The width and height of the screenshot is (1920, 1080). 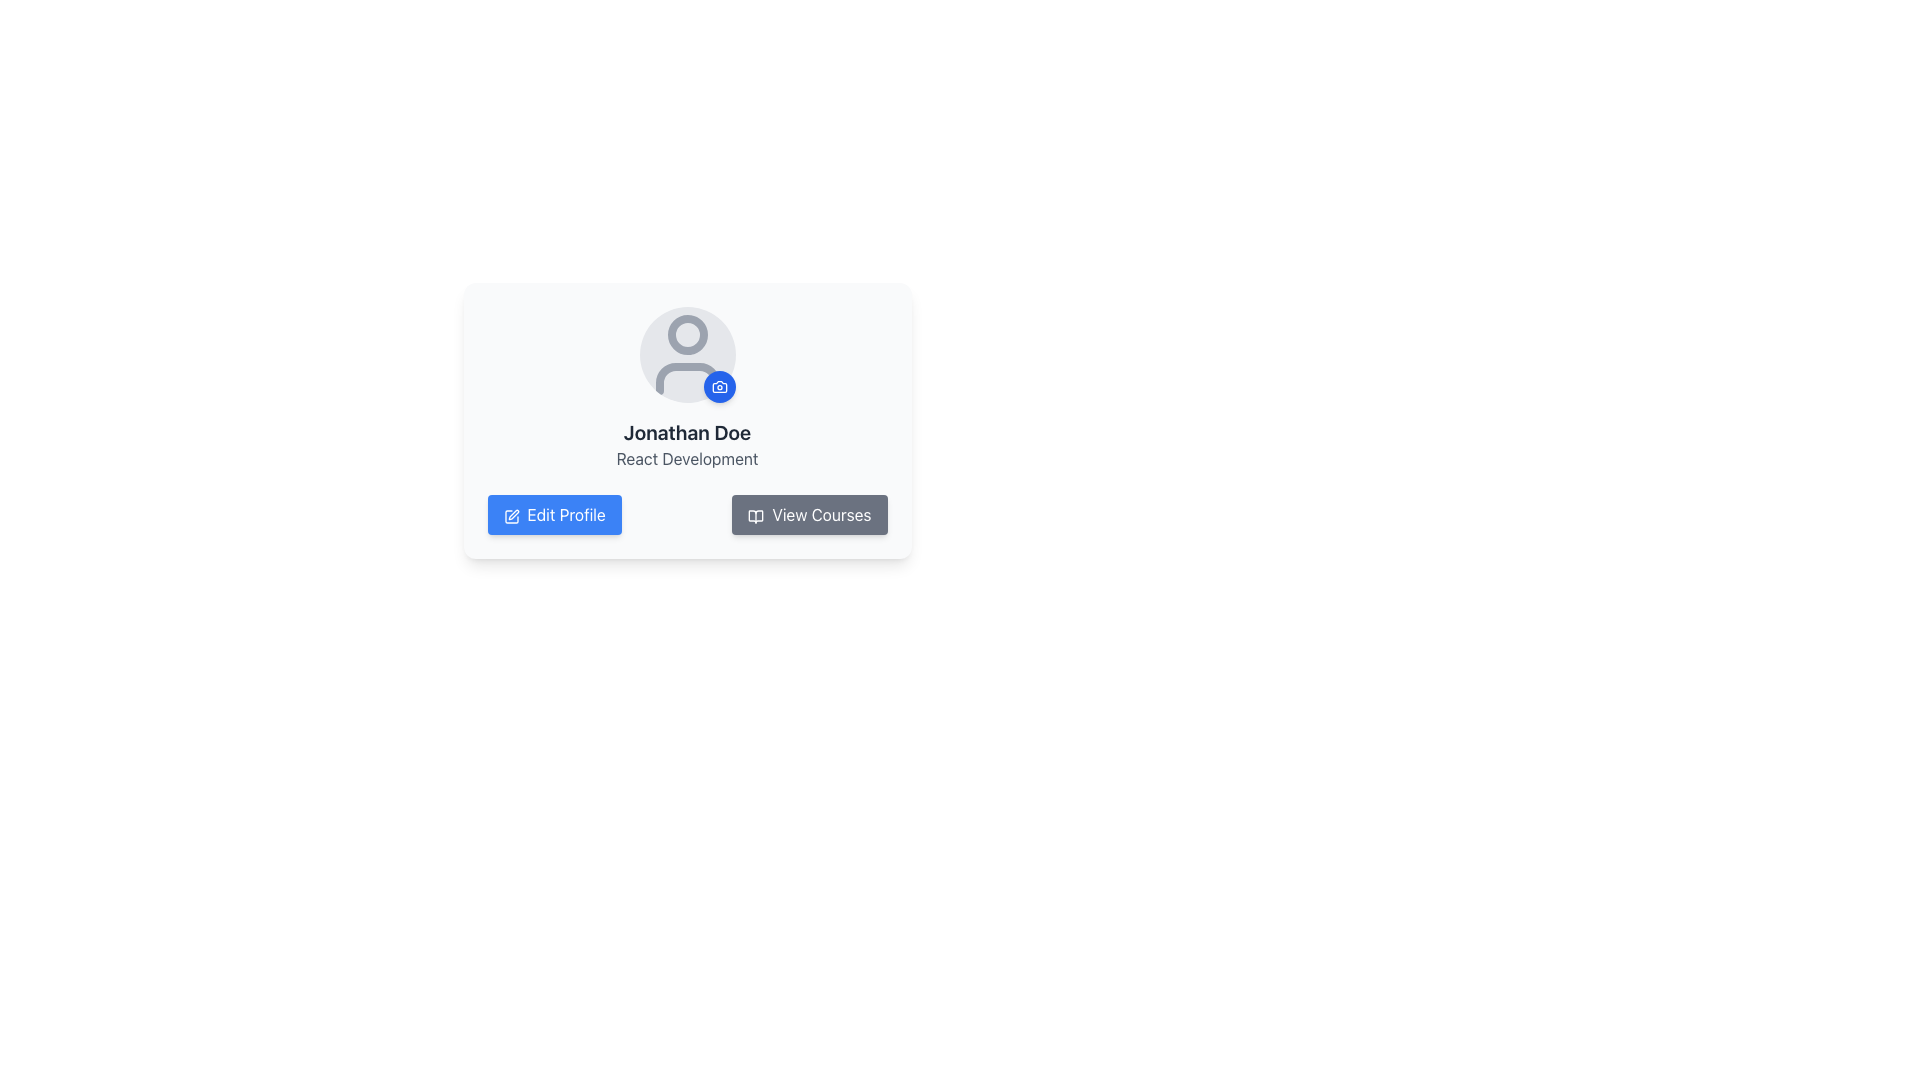 I want to click on the profile avatar in the Profile card section featuring Jonathan Doe, so click(x=687, y=389).